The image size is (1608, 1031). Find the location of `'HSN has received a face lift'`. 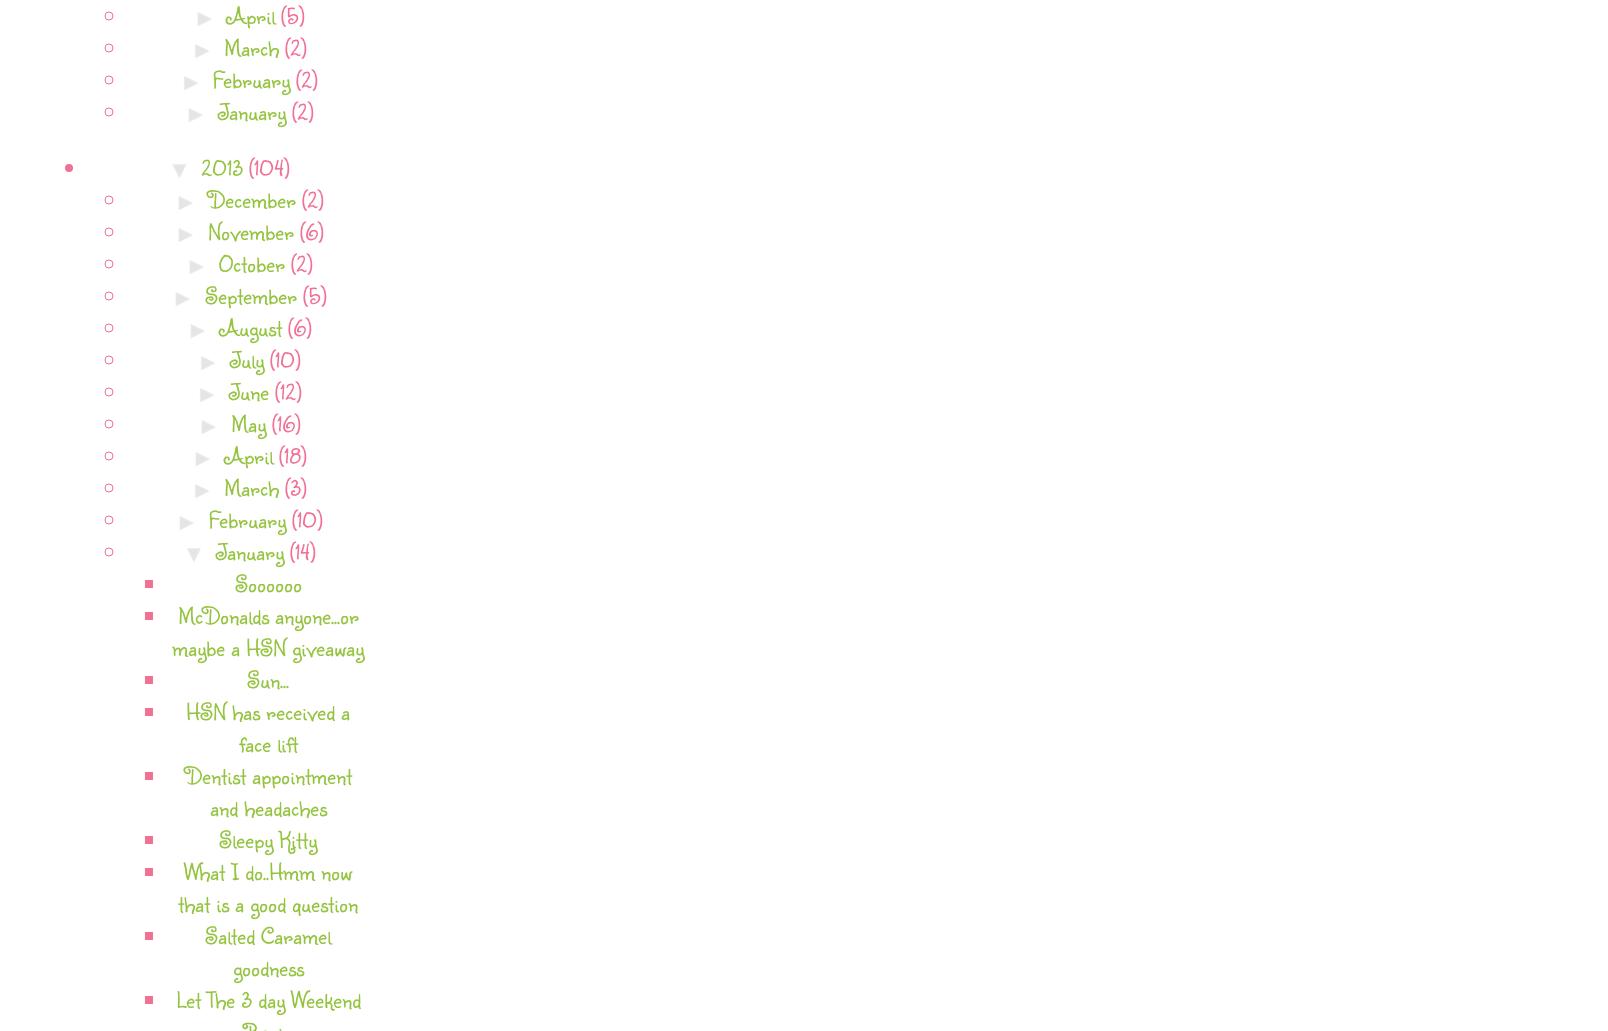

'HSN has received a face lift' is located at coordinates (268, 725).